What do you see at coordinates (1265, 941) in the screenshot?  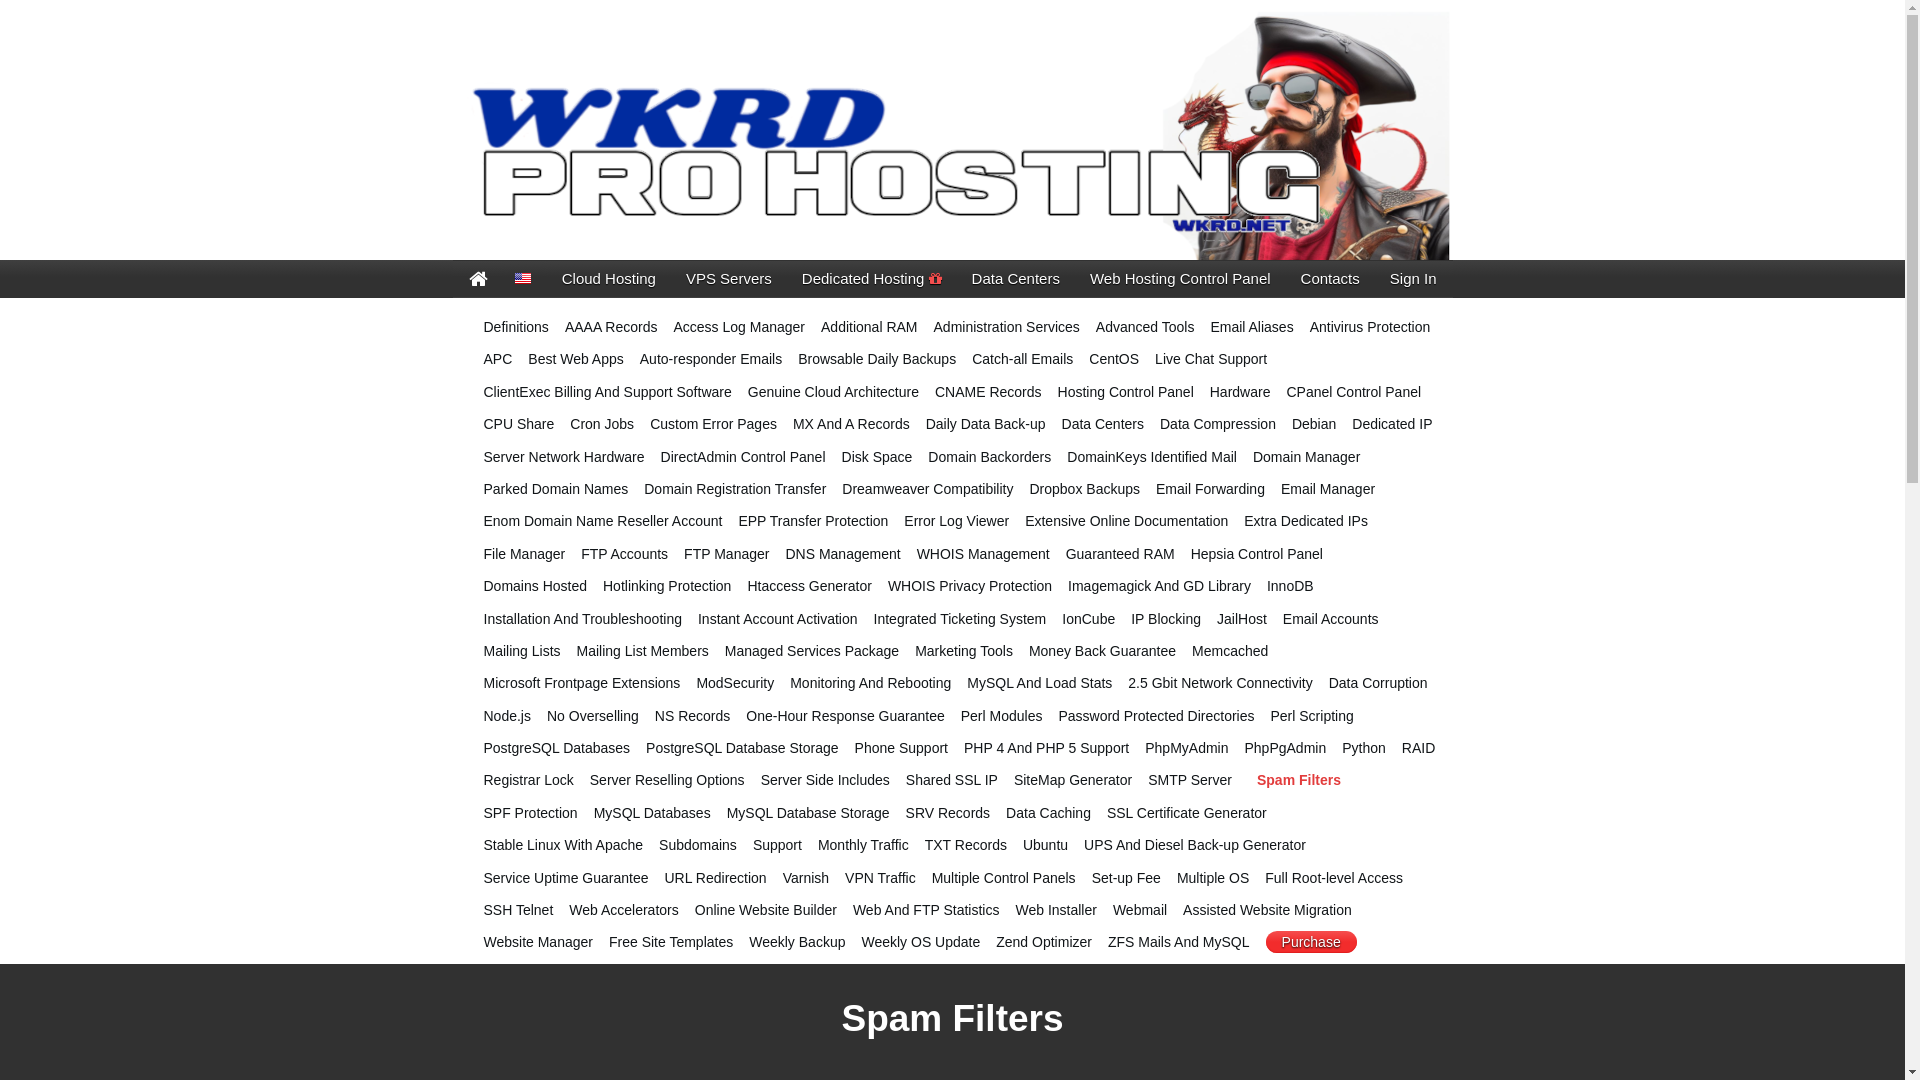 I see `'Purchase'` at bounding box center [1265, 941].